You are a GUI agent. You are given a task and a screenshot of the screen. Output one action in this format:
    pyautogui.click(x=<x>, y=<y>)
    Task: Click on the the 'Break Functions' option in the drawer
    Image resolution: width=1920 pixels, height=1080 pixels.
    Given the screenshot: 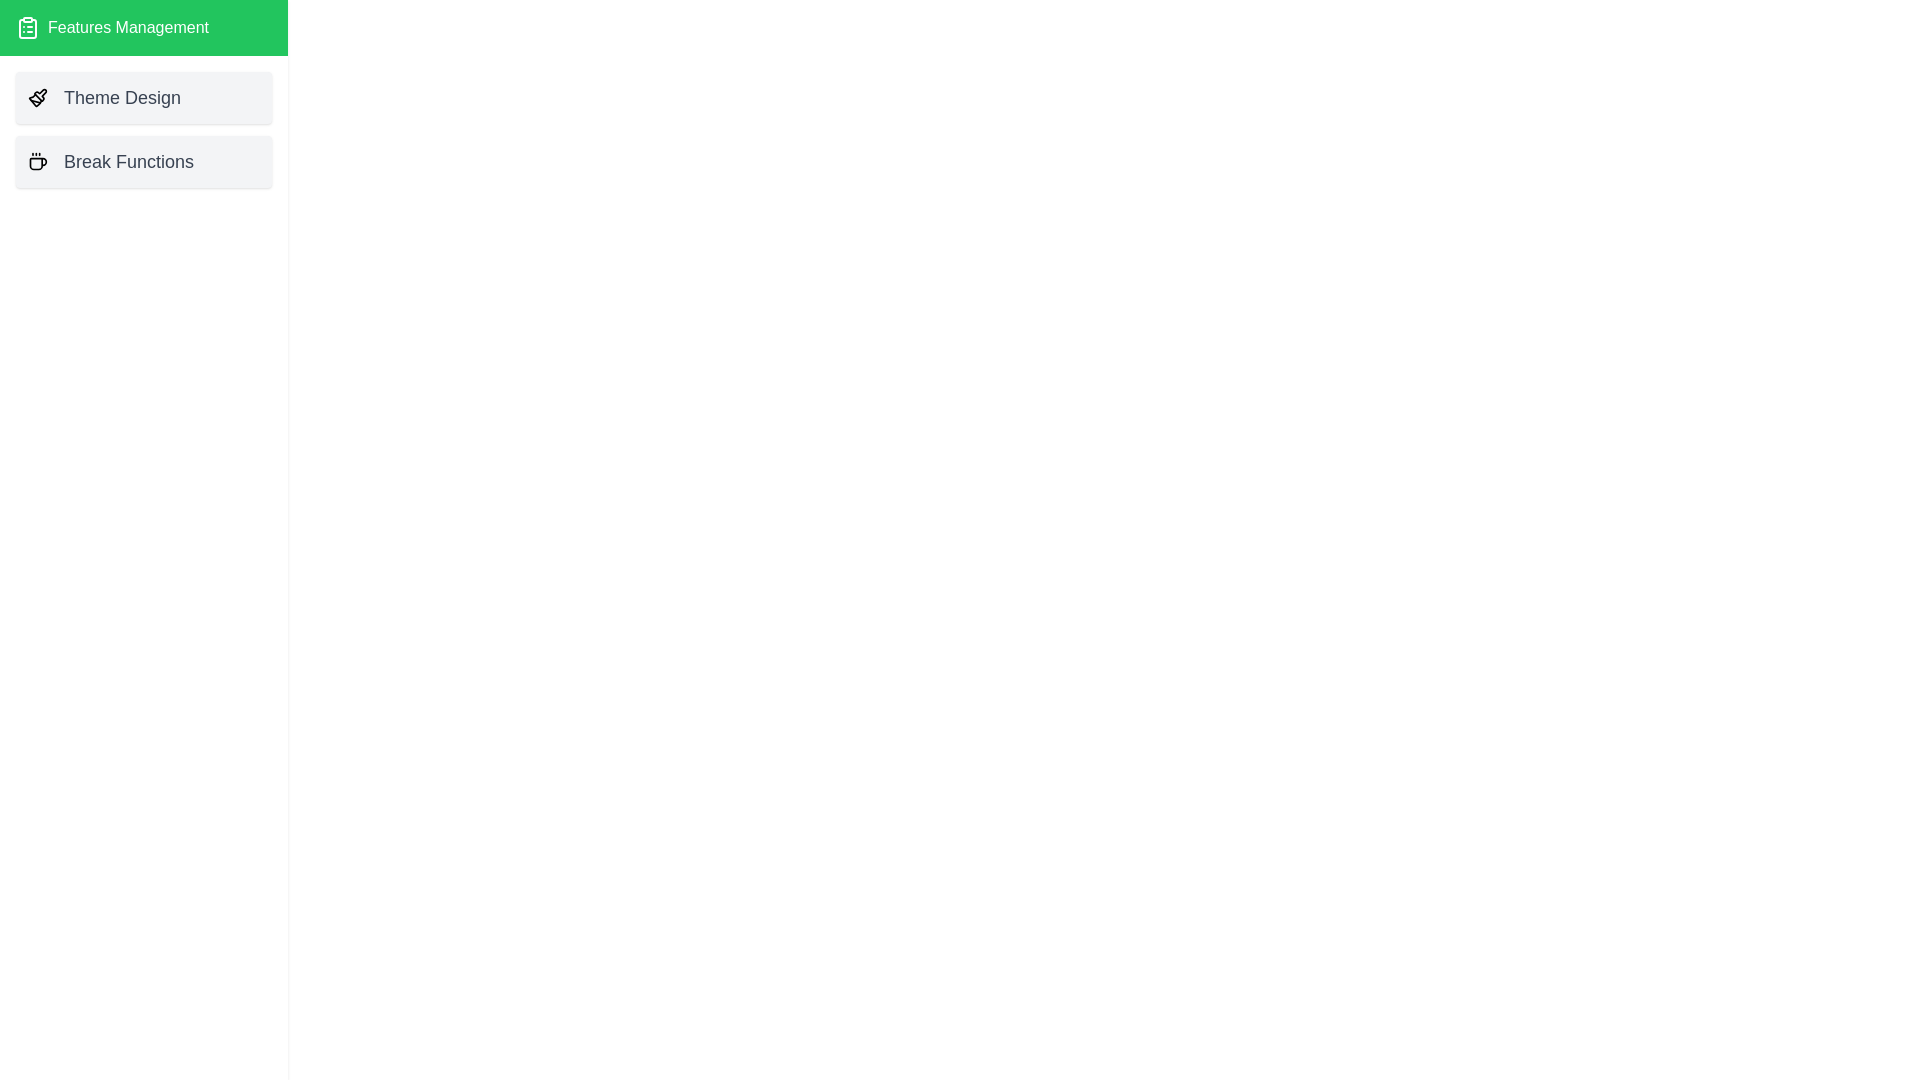 What is the action you would take?
    pyautogui.click(x=143, y=161)
    